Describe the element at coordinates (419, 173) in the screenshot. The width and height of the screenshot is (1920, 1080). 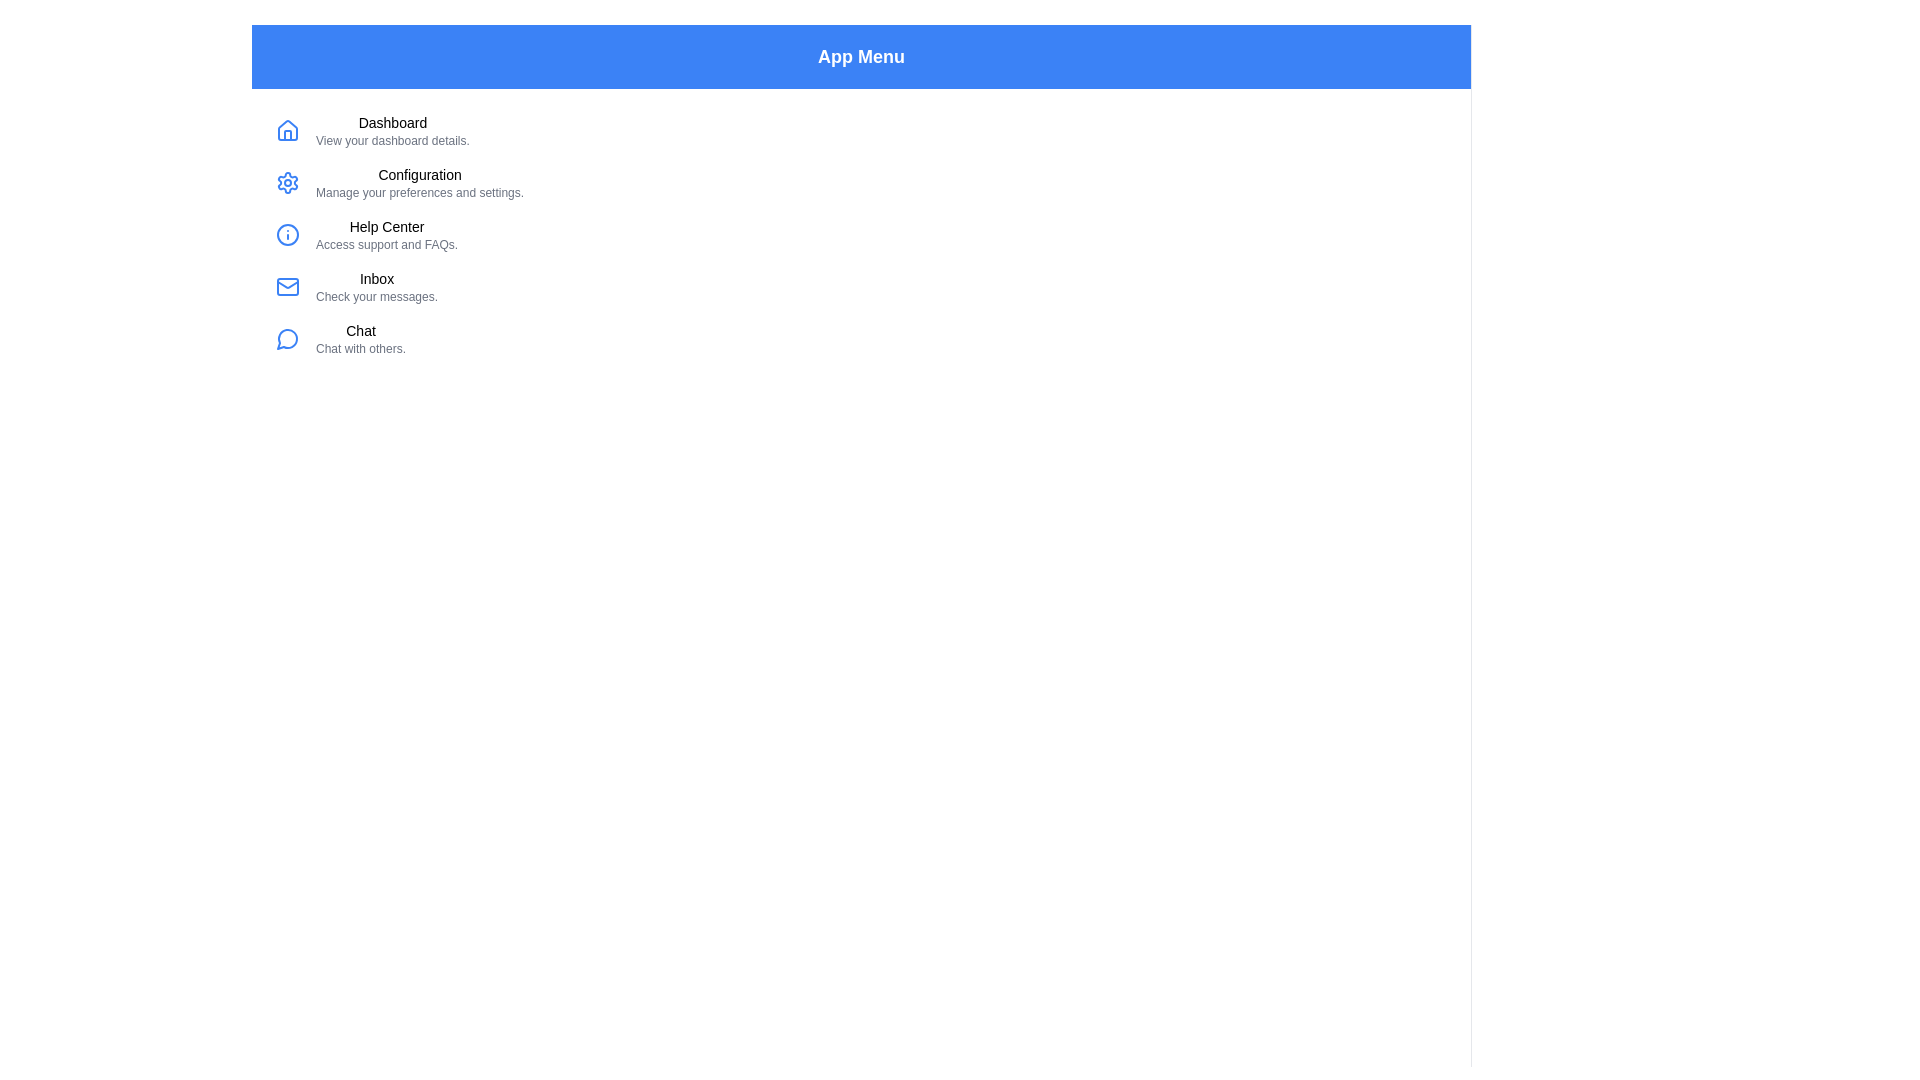
I see `the 'Configuration' section title text label located below the 'Dashboard' section in the menu` at that location.